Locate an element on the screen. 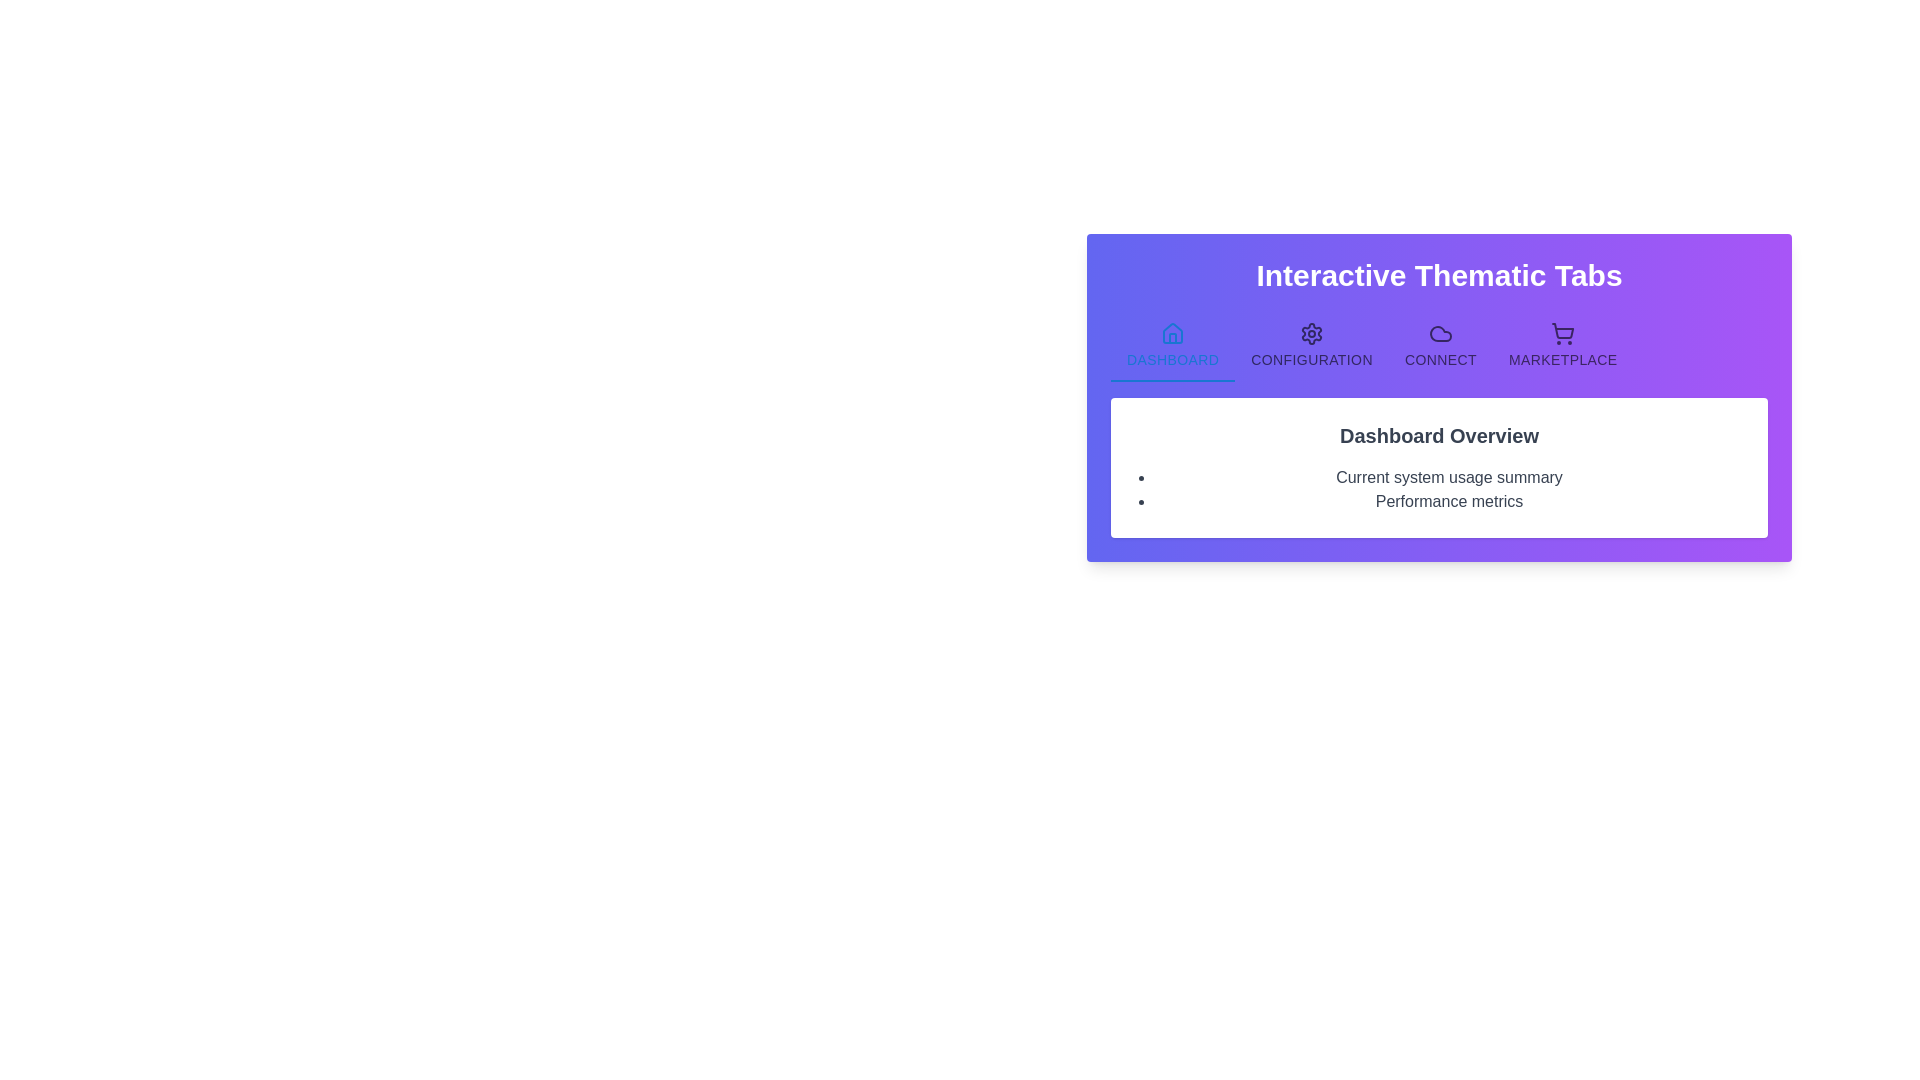 Image resolution: width=1920 pixels, height=1080 pixels. the graphical representation of the house-shaped icon located in the 'Dashboard' tab, which is styled with thin blue stroke lines and positioned to the left of the 'Dashboard' label is located at coordinates (1173, 333).